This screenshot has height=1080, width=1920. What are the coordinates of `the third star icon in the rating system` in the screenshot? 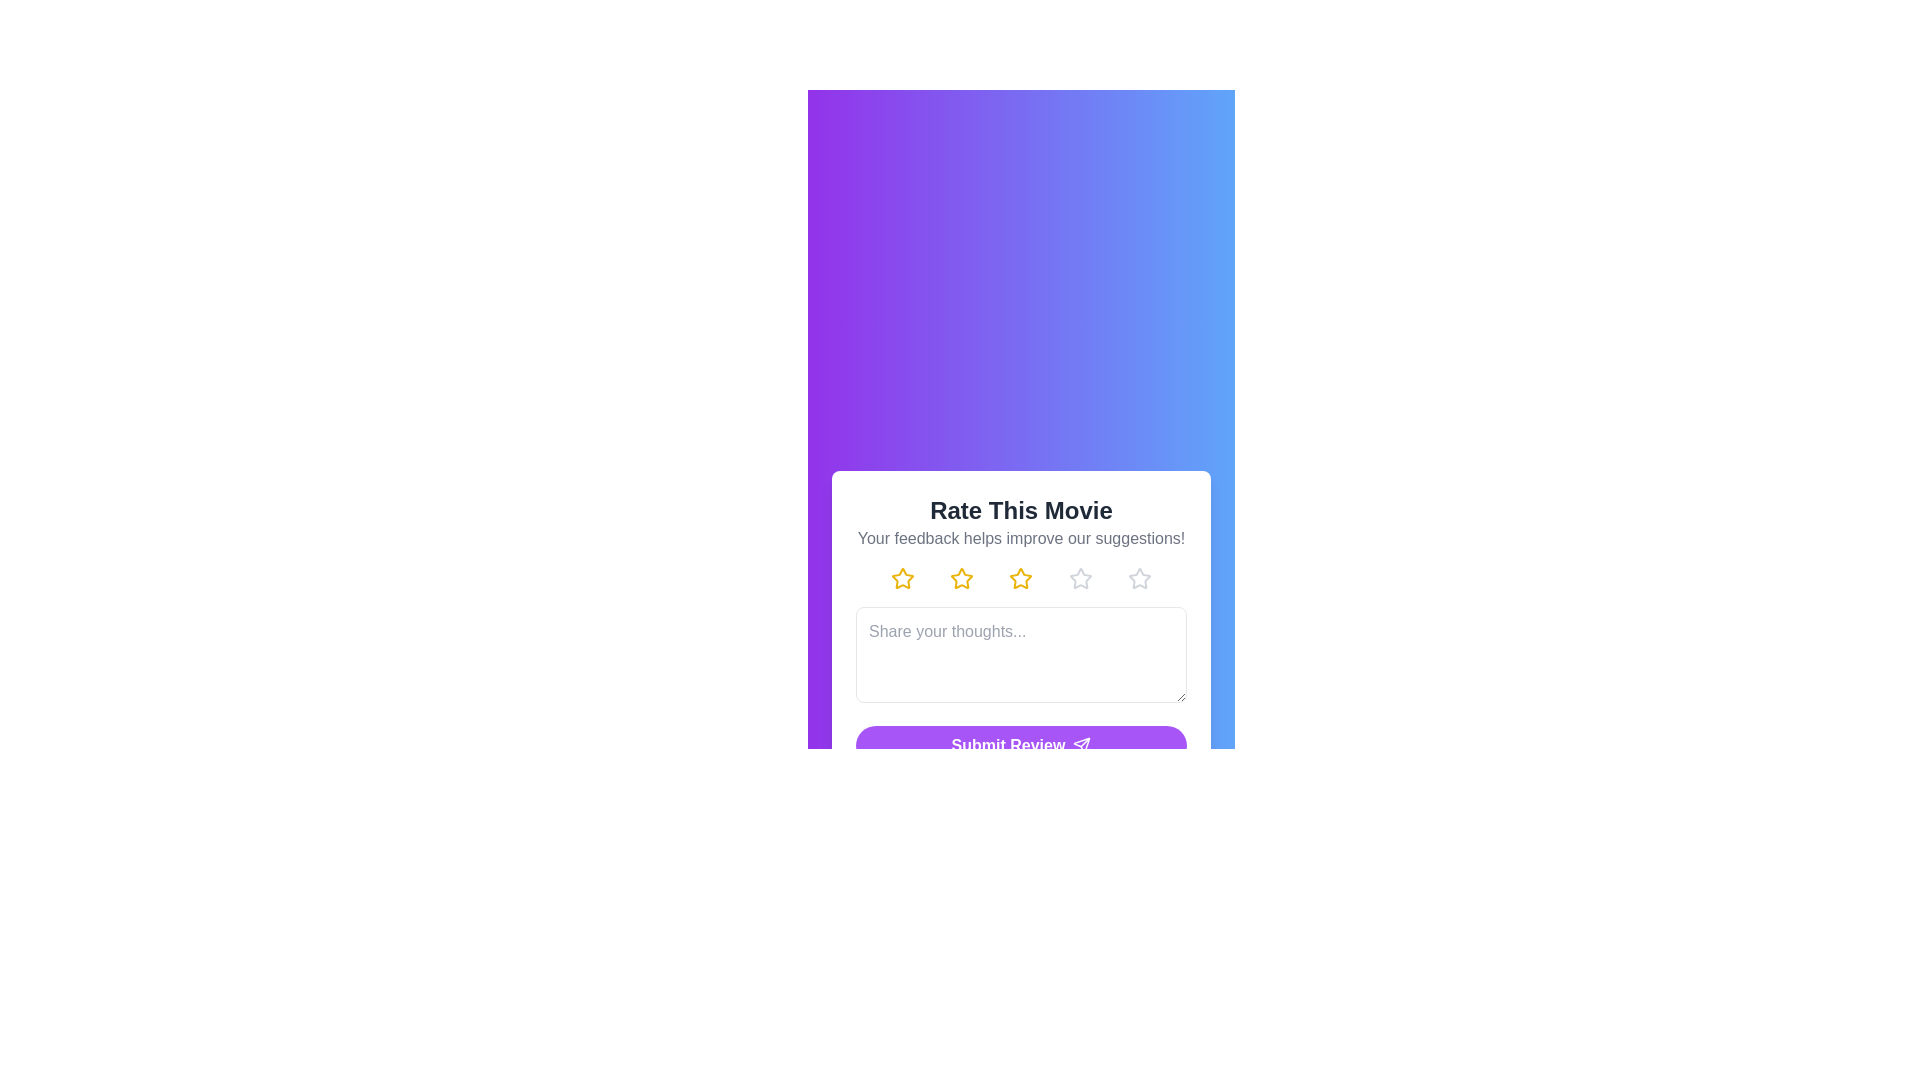 It's located at (1021, 578).